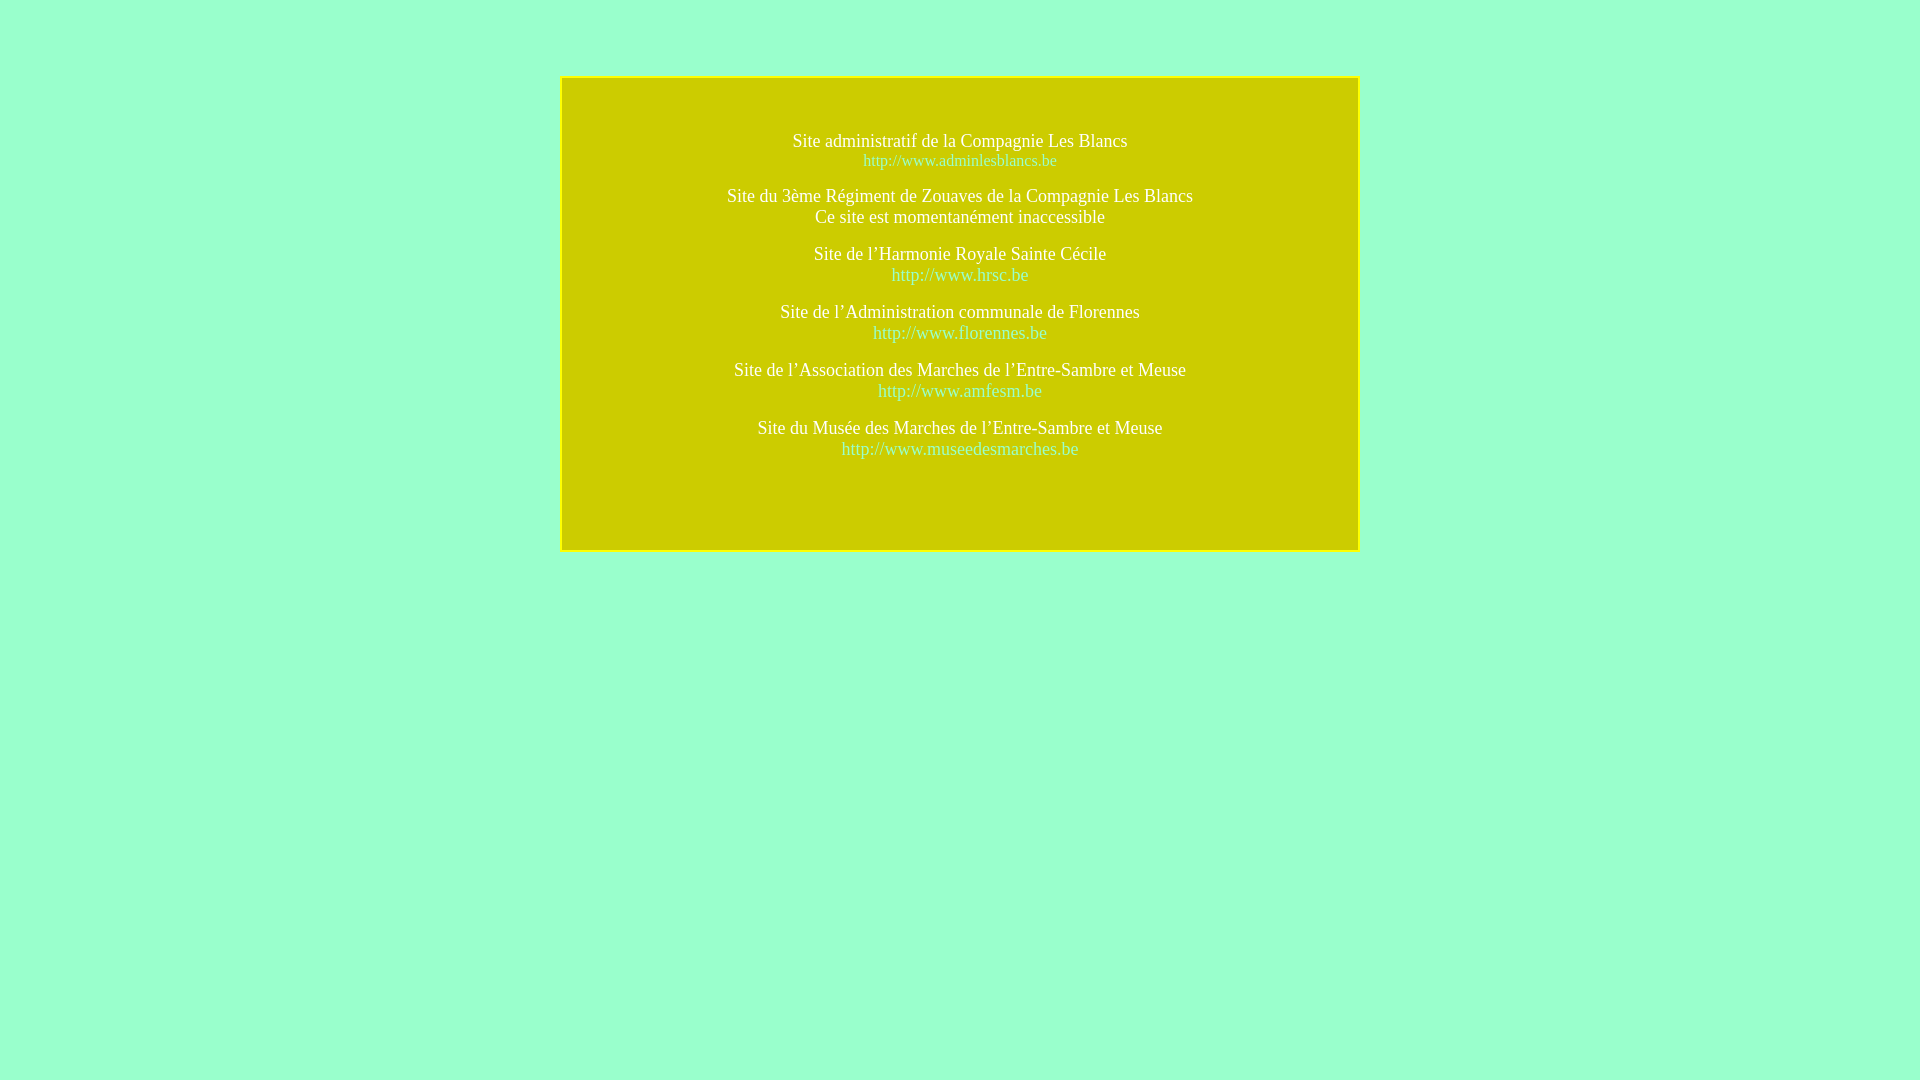 This screenshot has height=1080, width=1920. I want to click on 'http://www.amfesm.be', so click(878, 390).